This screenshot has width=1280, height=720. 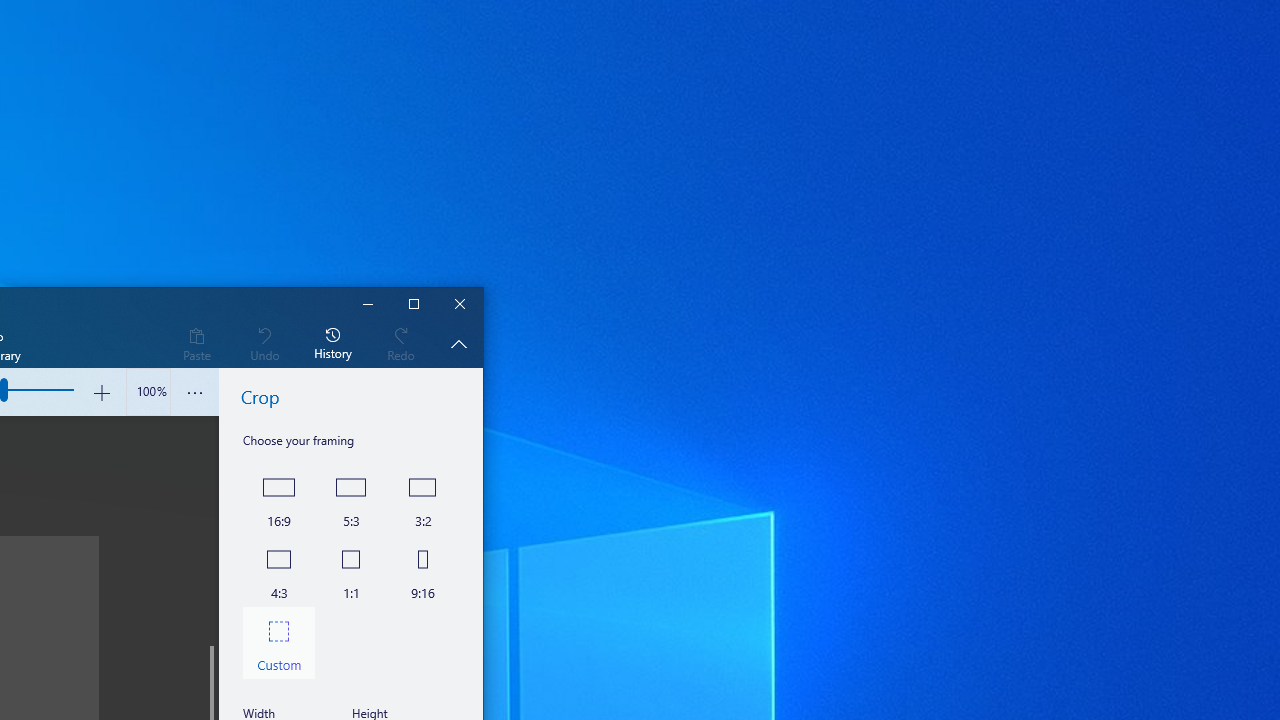 I want to click on 'Custom', so click(x=278, y=642).